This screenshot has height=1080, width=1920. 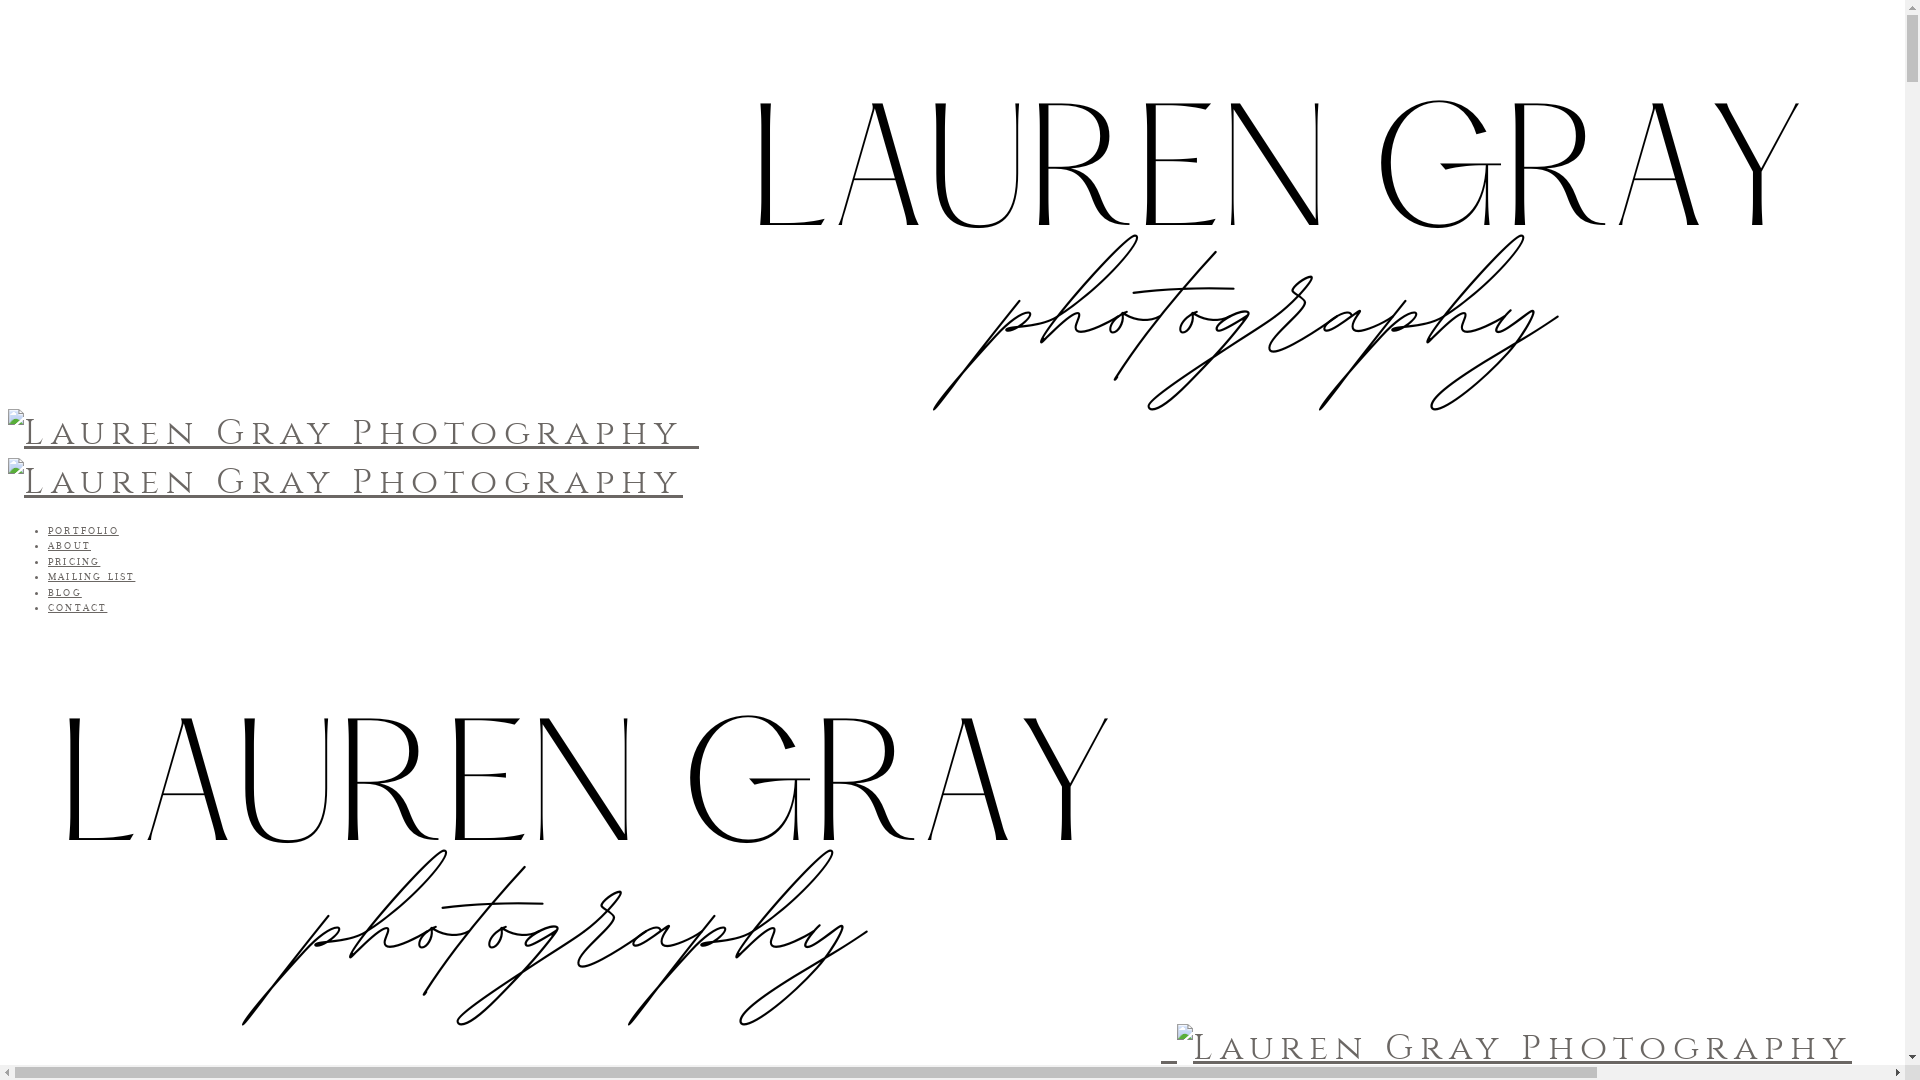 I want to click on 'MAILING LIST', so click(x=90, y=576).